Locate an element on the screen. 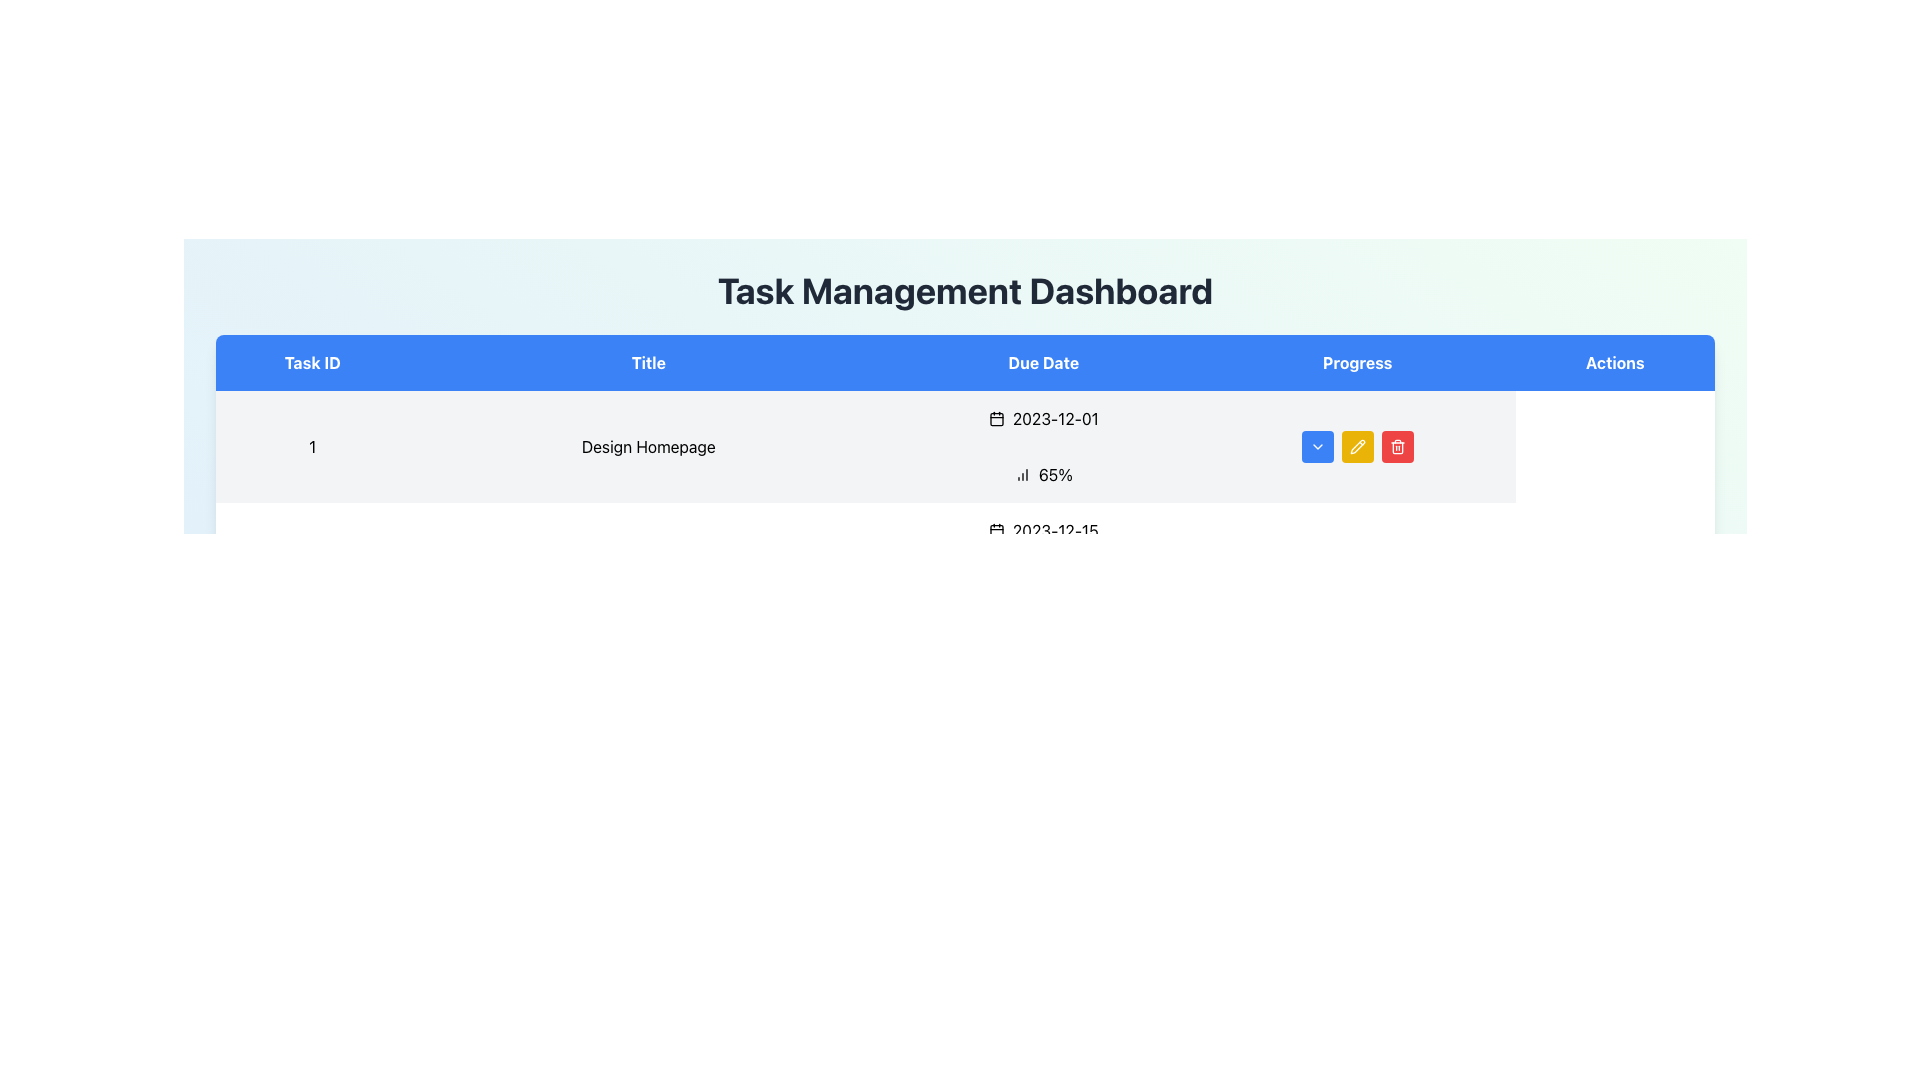 The height and width of the screenshot is (1080, 1920). the 'Progress' label, which is the fourth header in the table and has a blue background with white text is located at coordinates (1357, 362).